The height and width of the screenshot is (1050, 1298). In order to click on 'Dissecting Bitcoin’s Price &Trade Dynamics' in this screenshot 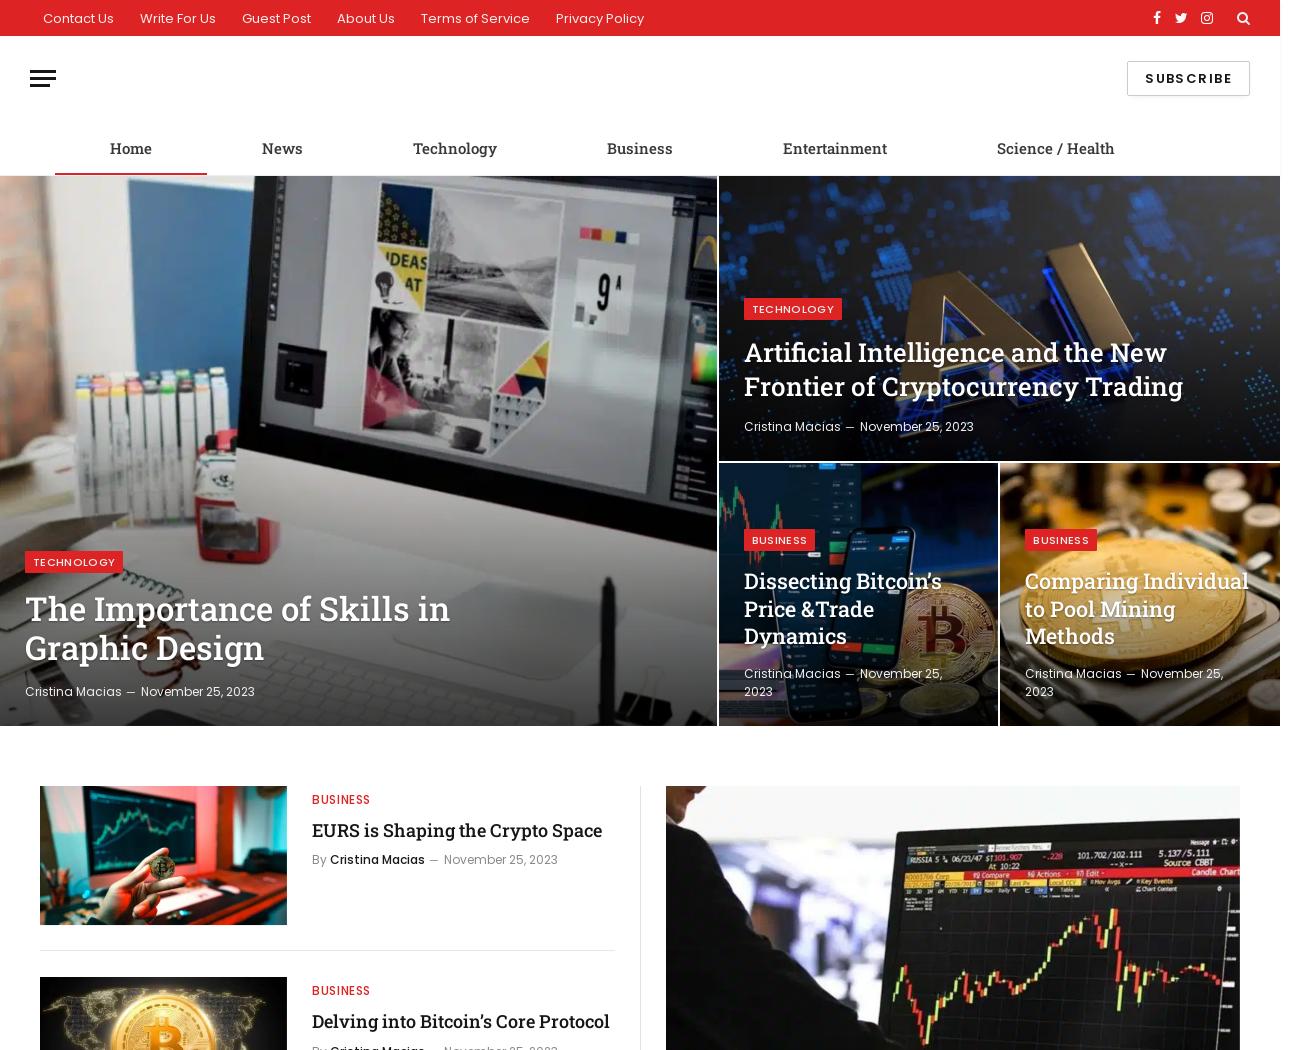, I will do `click(742, 607)`.